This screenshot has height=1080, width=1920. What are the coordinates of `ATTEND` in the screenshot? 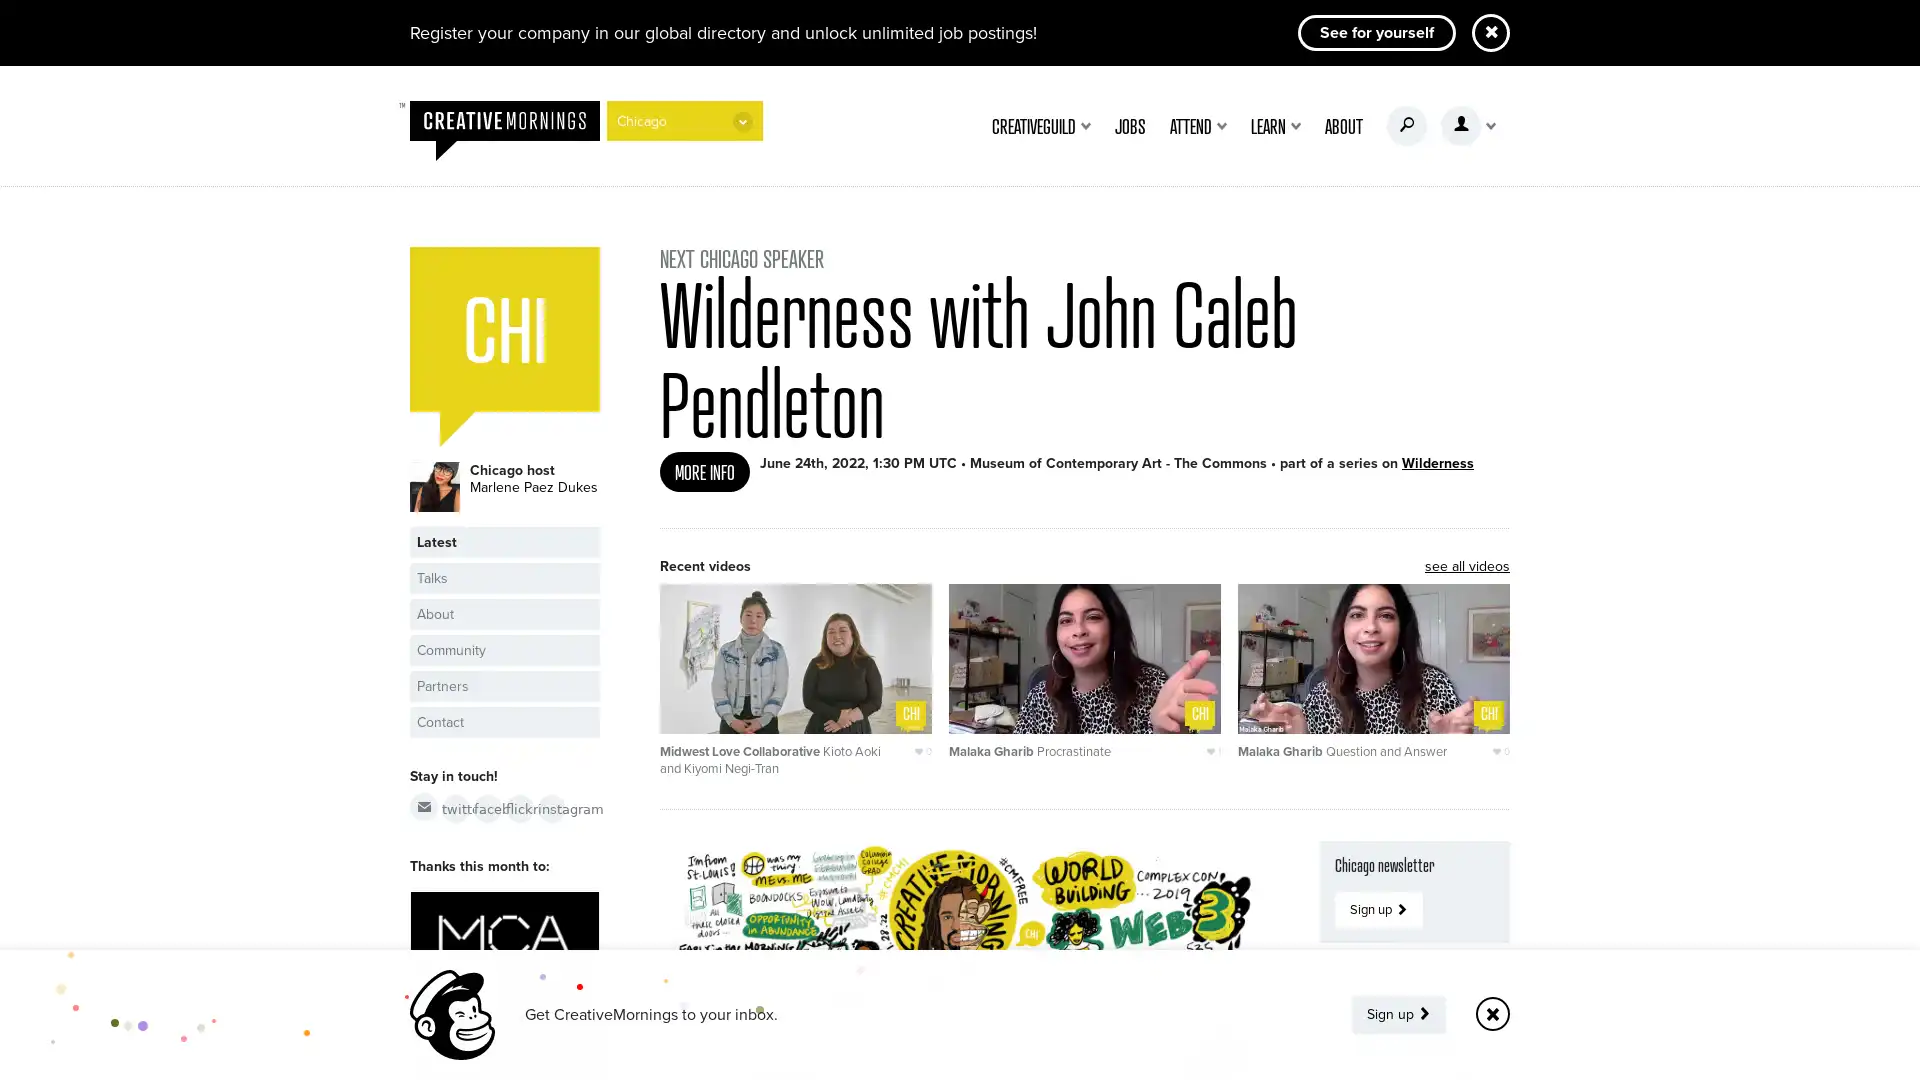 It's located at (1198, 126).